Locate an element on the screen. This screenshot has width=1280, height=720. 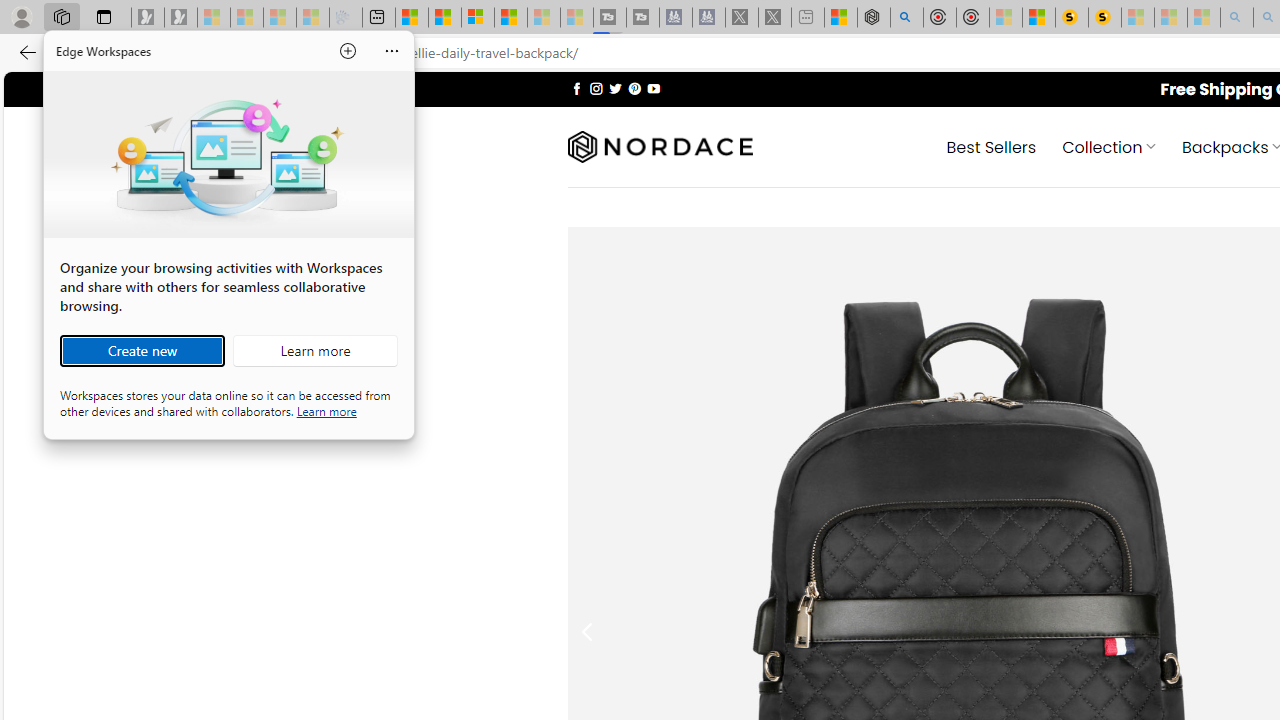
'Follow on Facebook' is located at coordinates (576, 87).